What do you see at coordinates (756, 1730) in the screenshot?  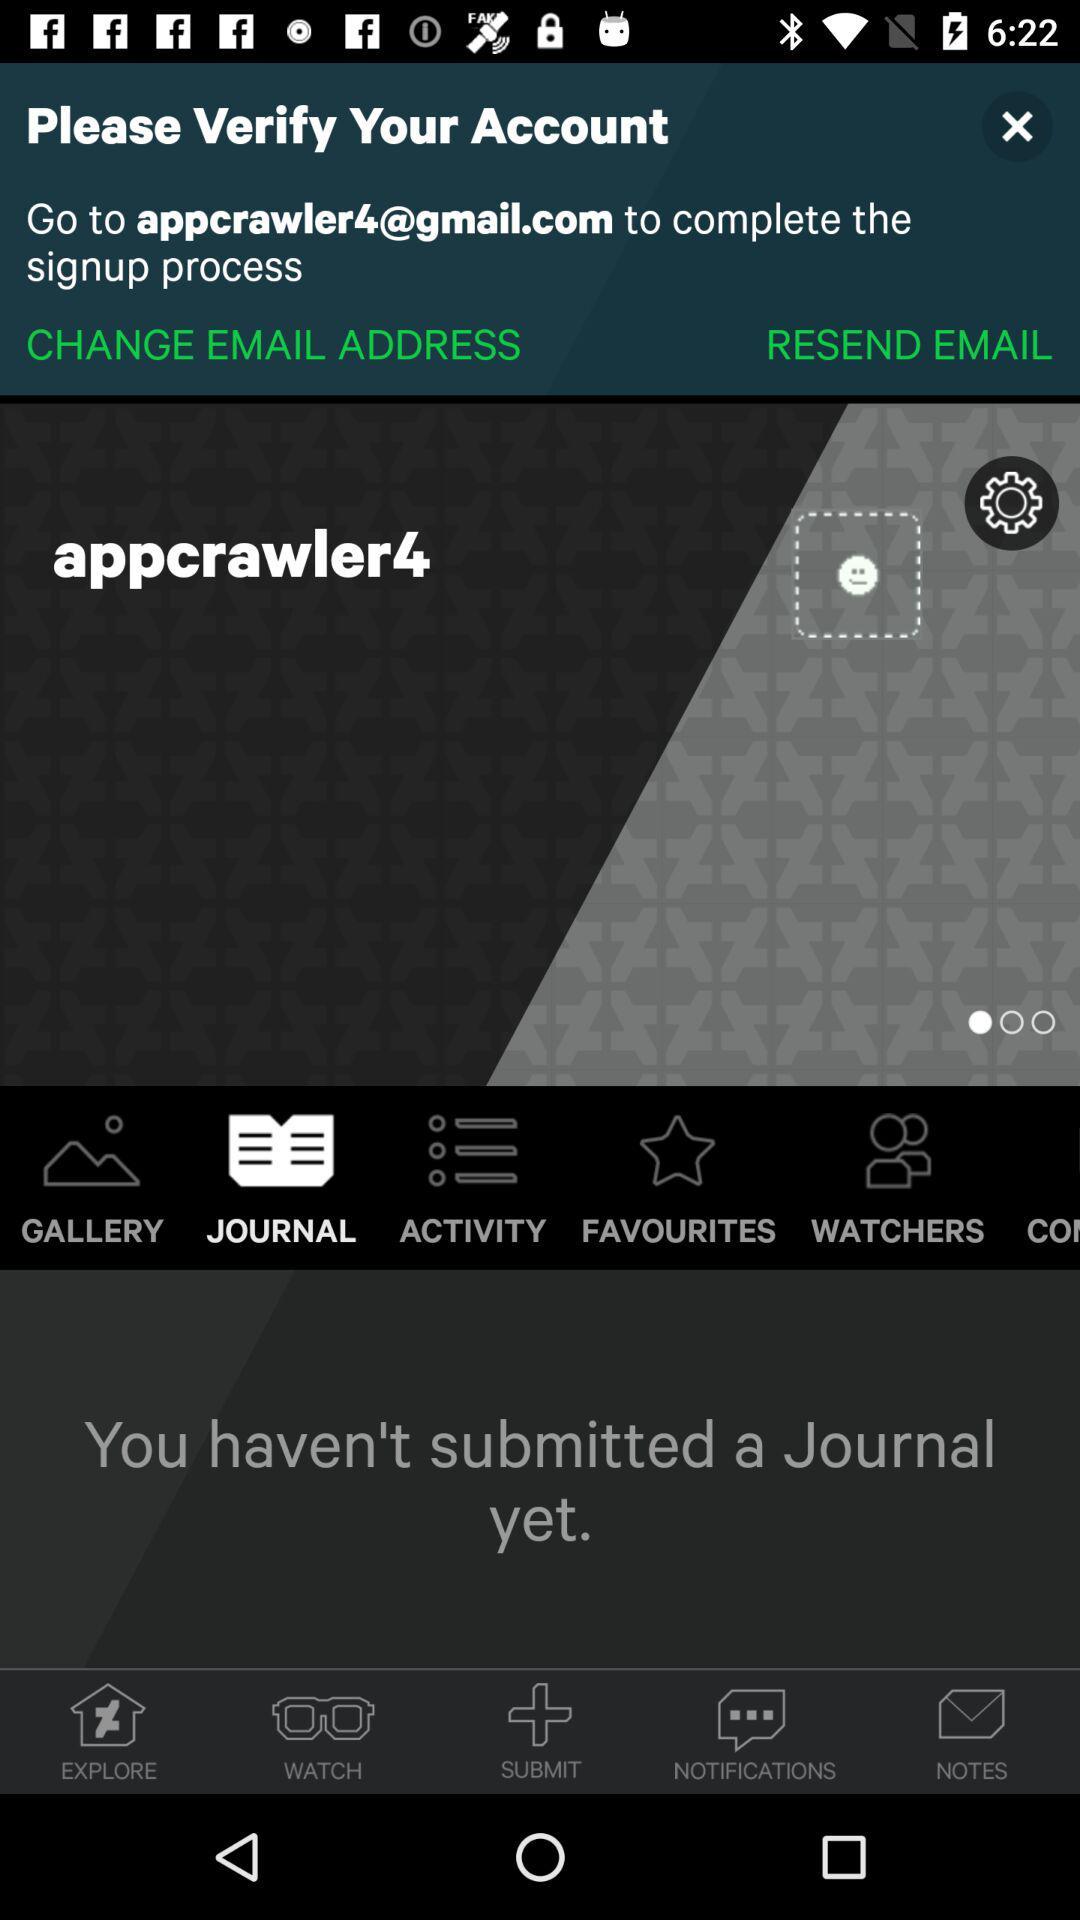 I see `the chat icon` at bounding box center [756, 1730].